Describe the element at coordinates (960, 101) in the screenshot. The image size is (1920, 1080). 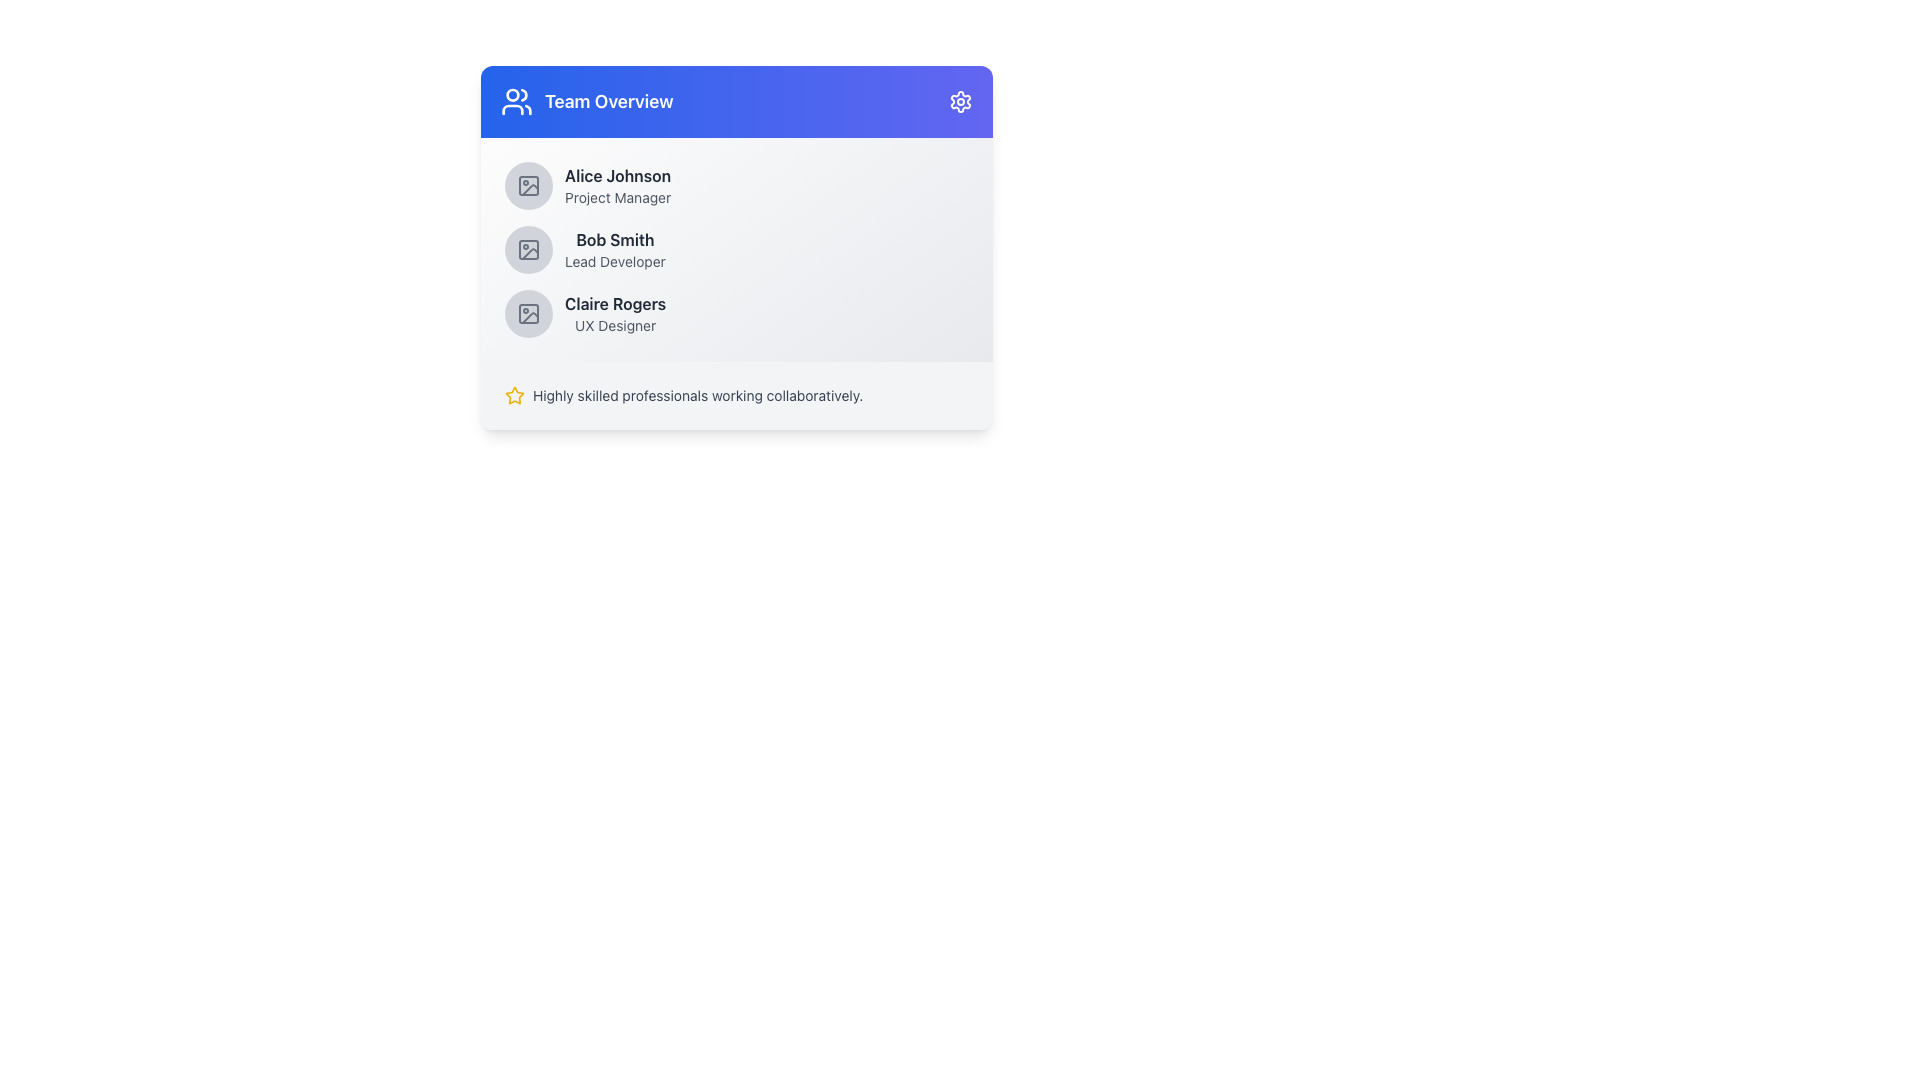
I see `the cogwheel icon button located in the top-right corner of the blue header section of the card` at that location.